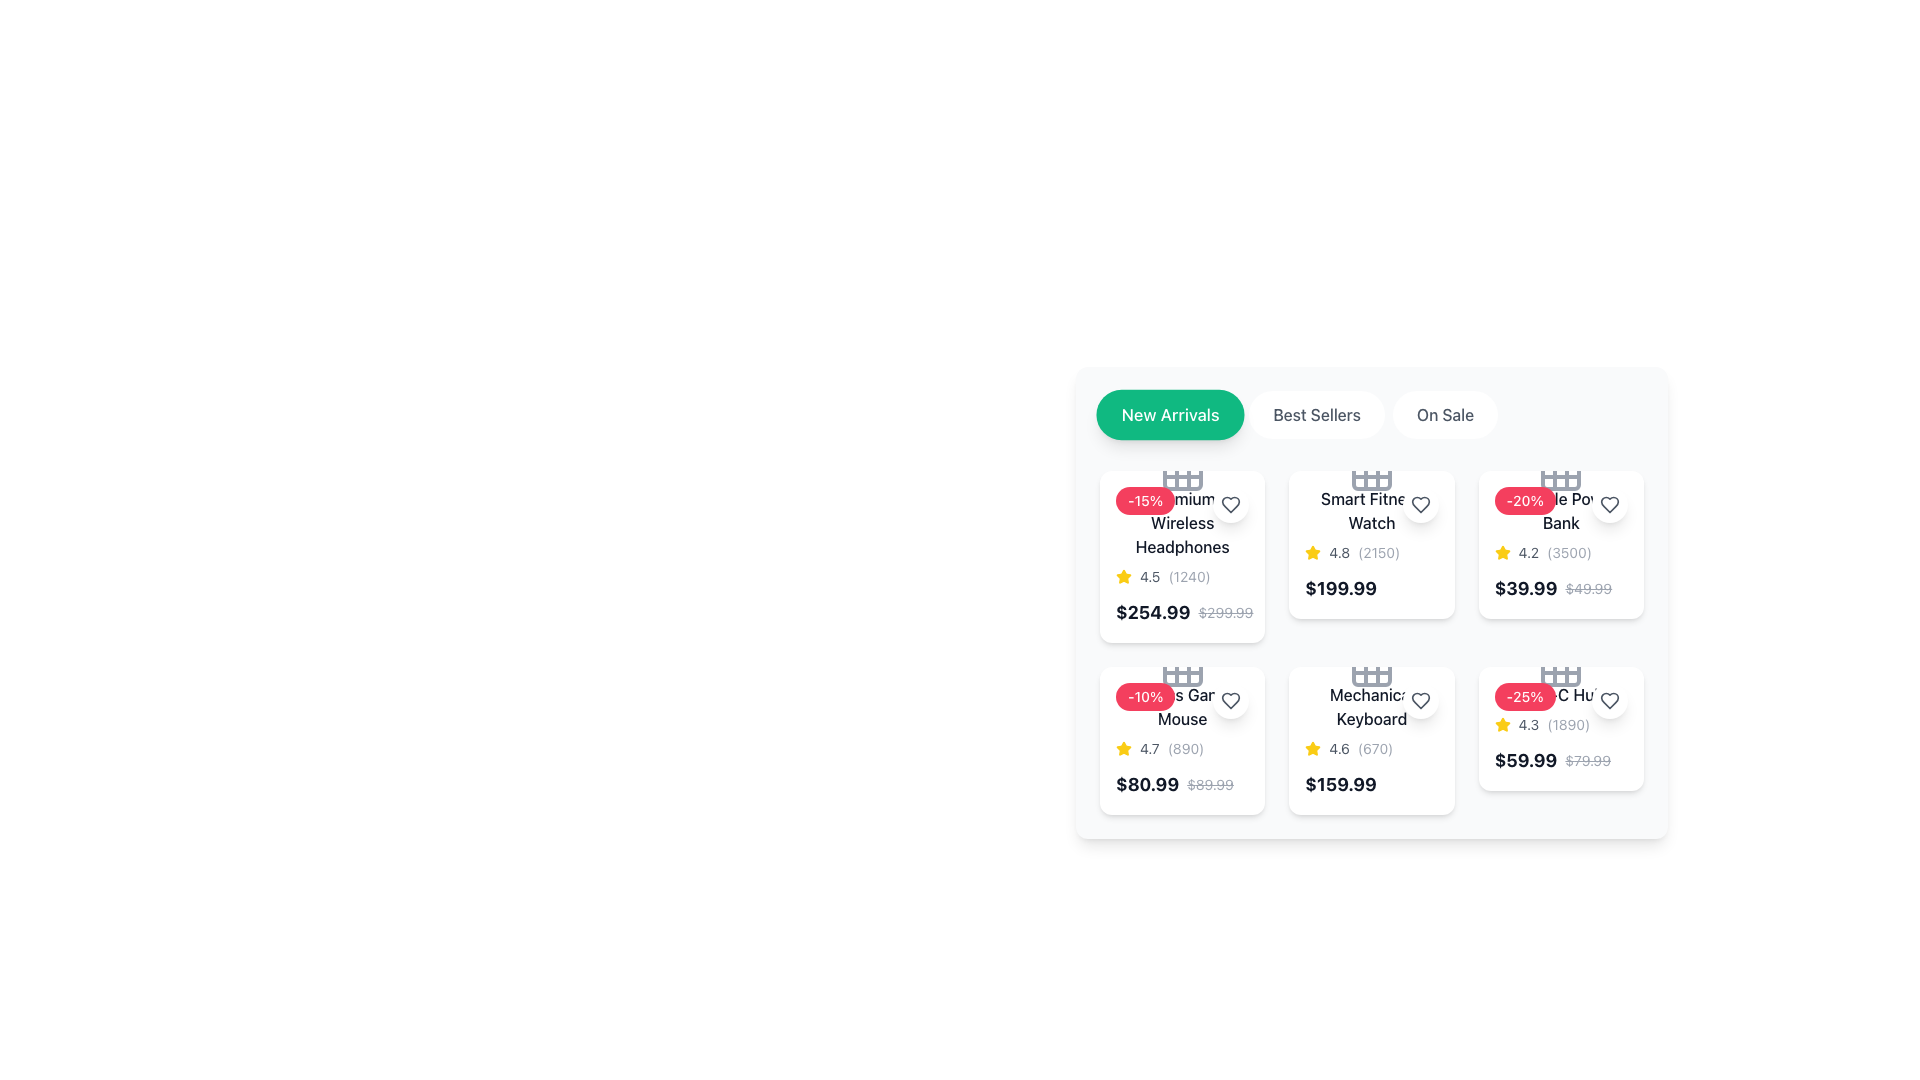 The height and width of the screenshot is (1080, 1920). Describe the element at coordinates (1568, 552) in the screenshot. I see `the gray text label displaying '(3500)' that indicates a count or rating, located within the rating section of the 'Apple Power Bank' card, following the yellow star icon and the '4.2' value` at that location.